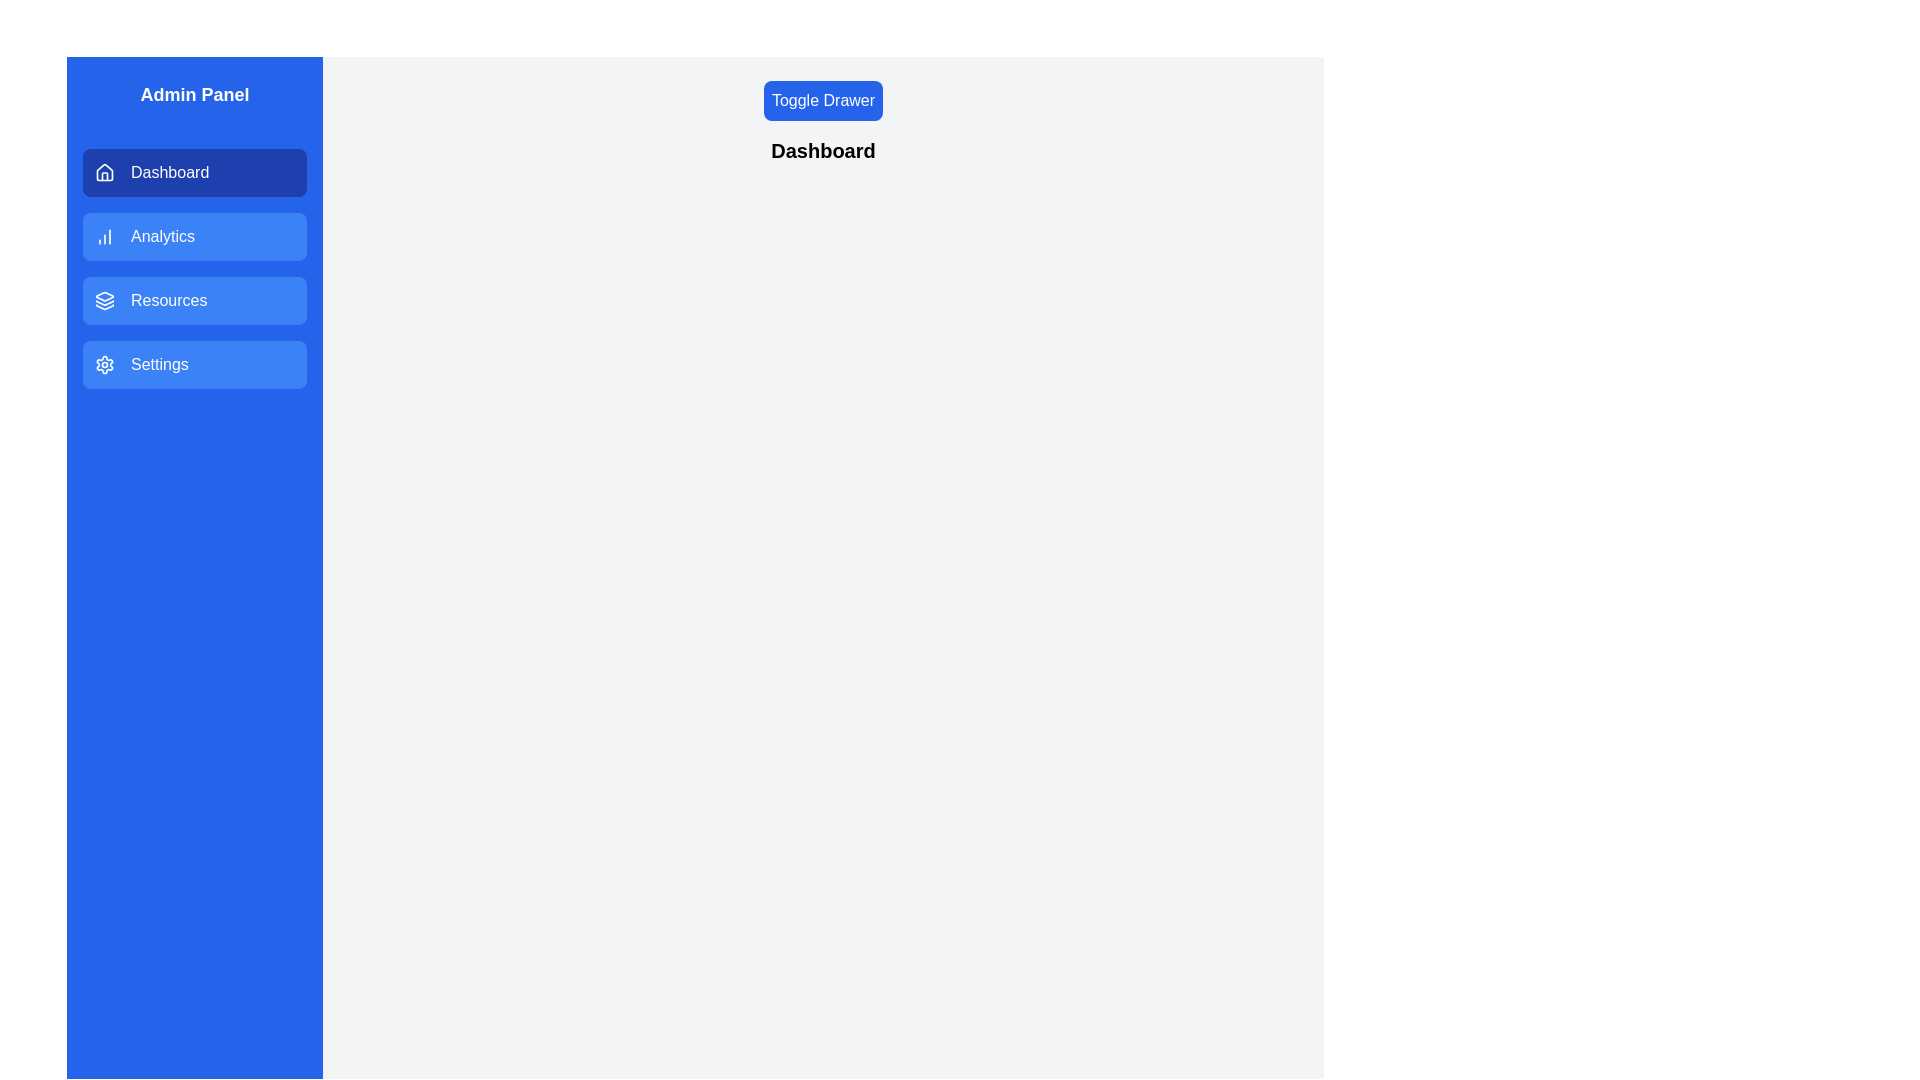 The height and width of the screenshot is (1080, 1920). What do you see at coordinates (195, 365) in the screenshot?
I see `the menu section Settings by clicking on its button` at bounding box center [195, 365].